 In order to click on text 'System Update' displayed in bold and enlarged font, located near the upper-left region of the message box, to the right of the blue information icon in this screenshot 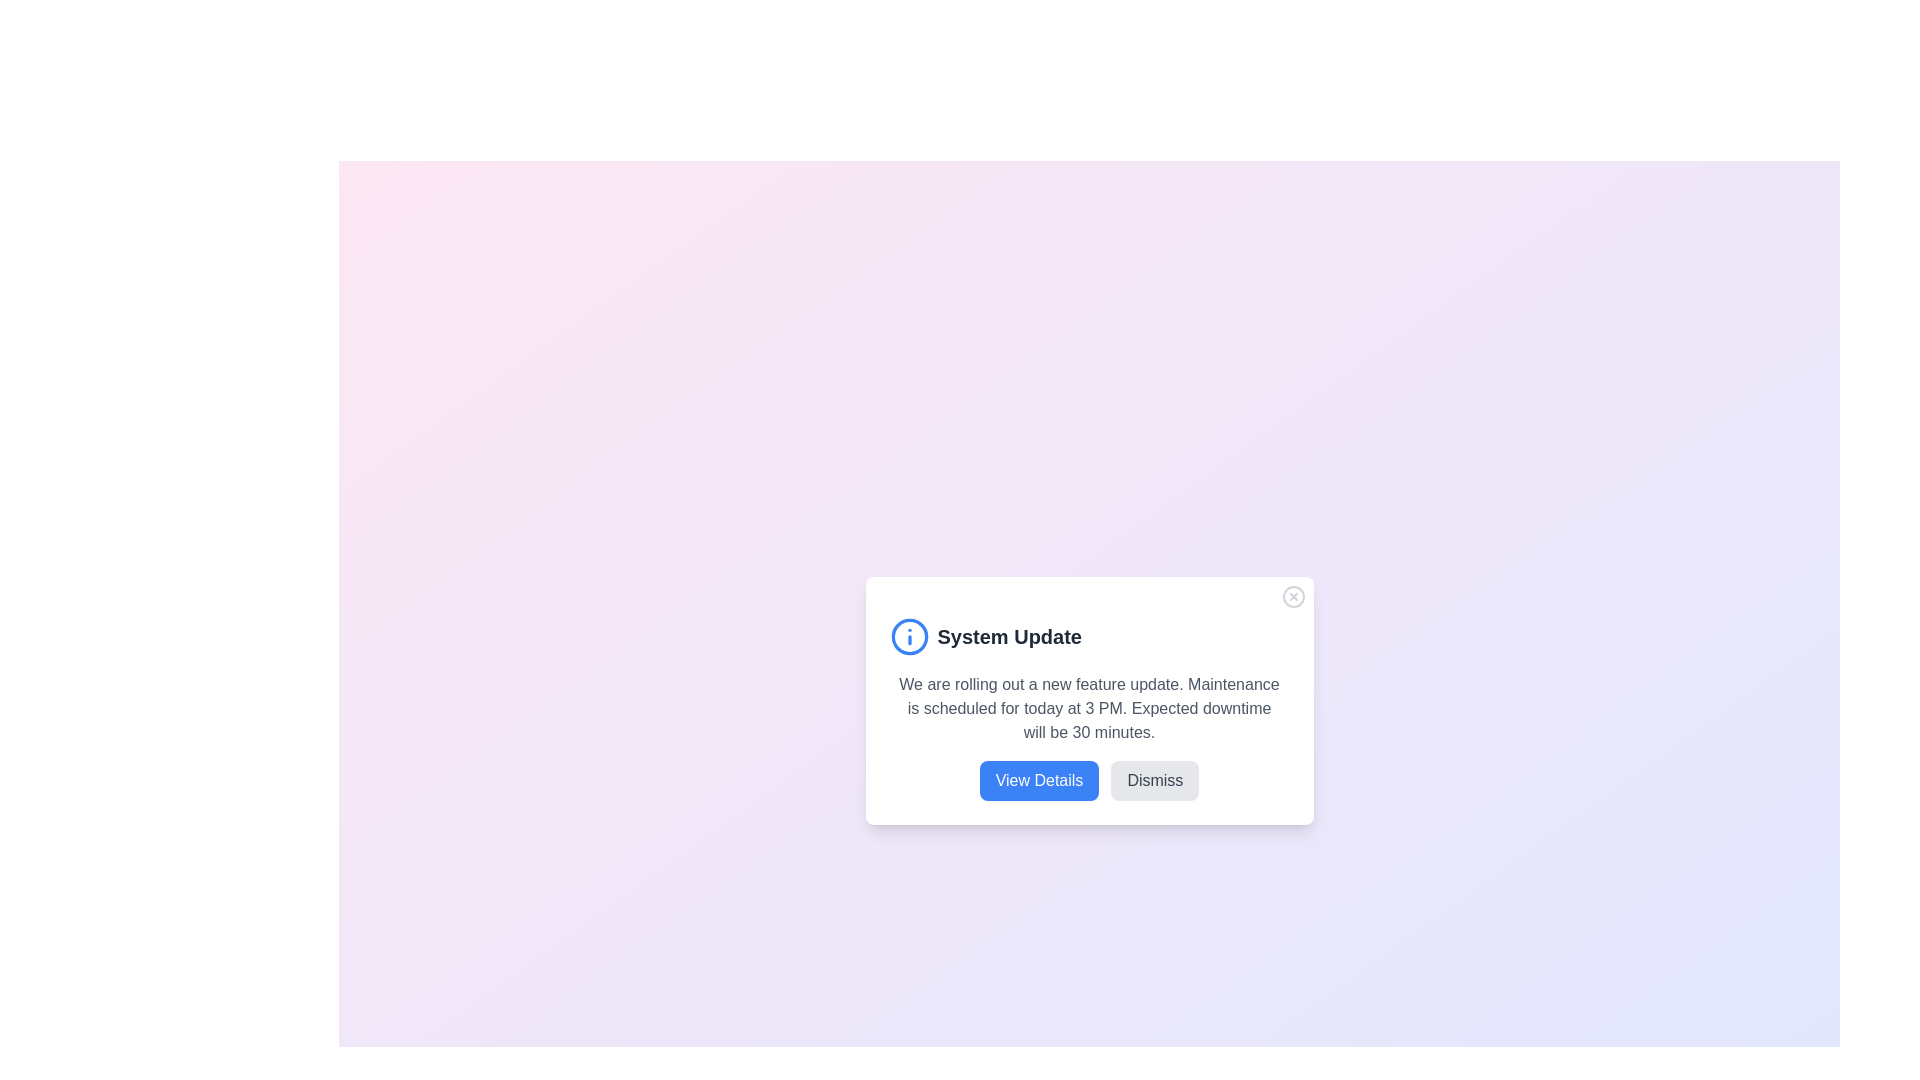, I will do `click(1009, 636)`.